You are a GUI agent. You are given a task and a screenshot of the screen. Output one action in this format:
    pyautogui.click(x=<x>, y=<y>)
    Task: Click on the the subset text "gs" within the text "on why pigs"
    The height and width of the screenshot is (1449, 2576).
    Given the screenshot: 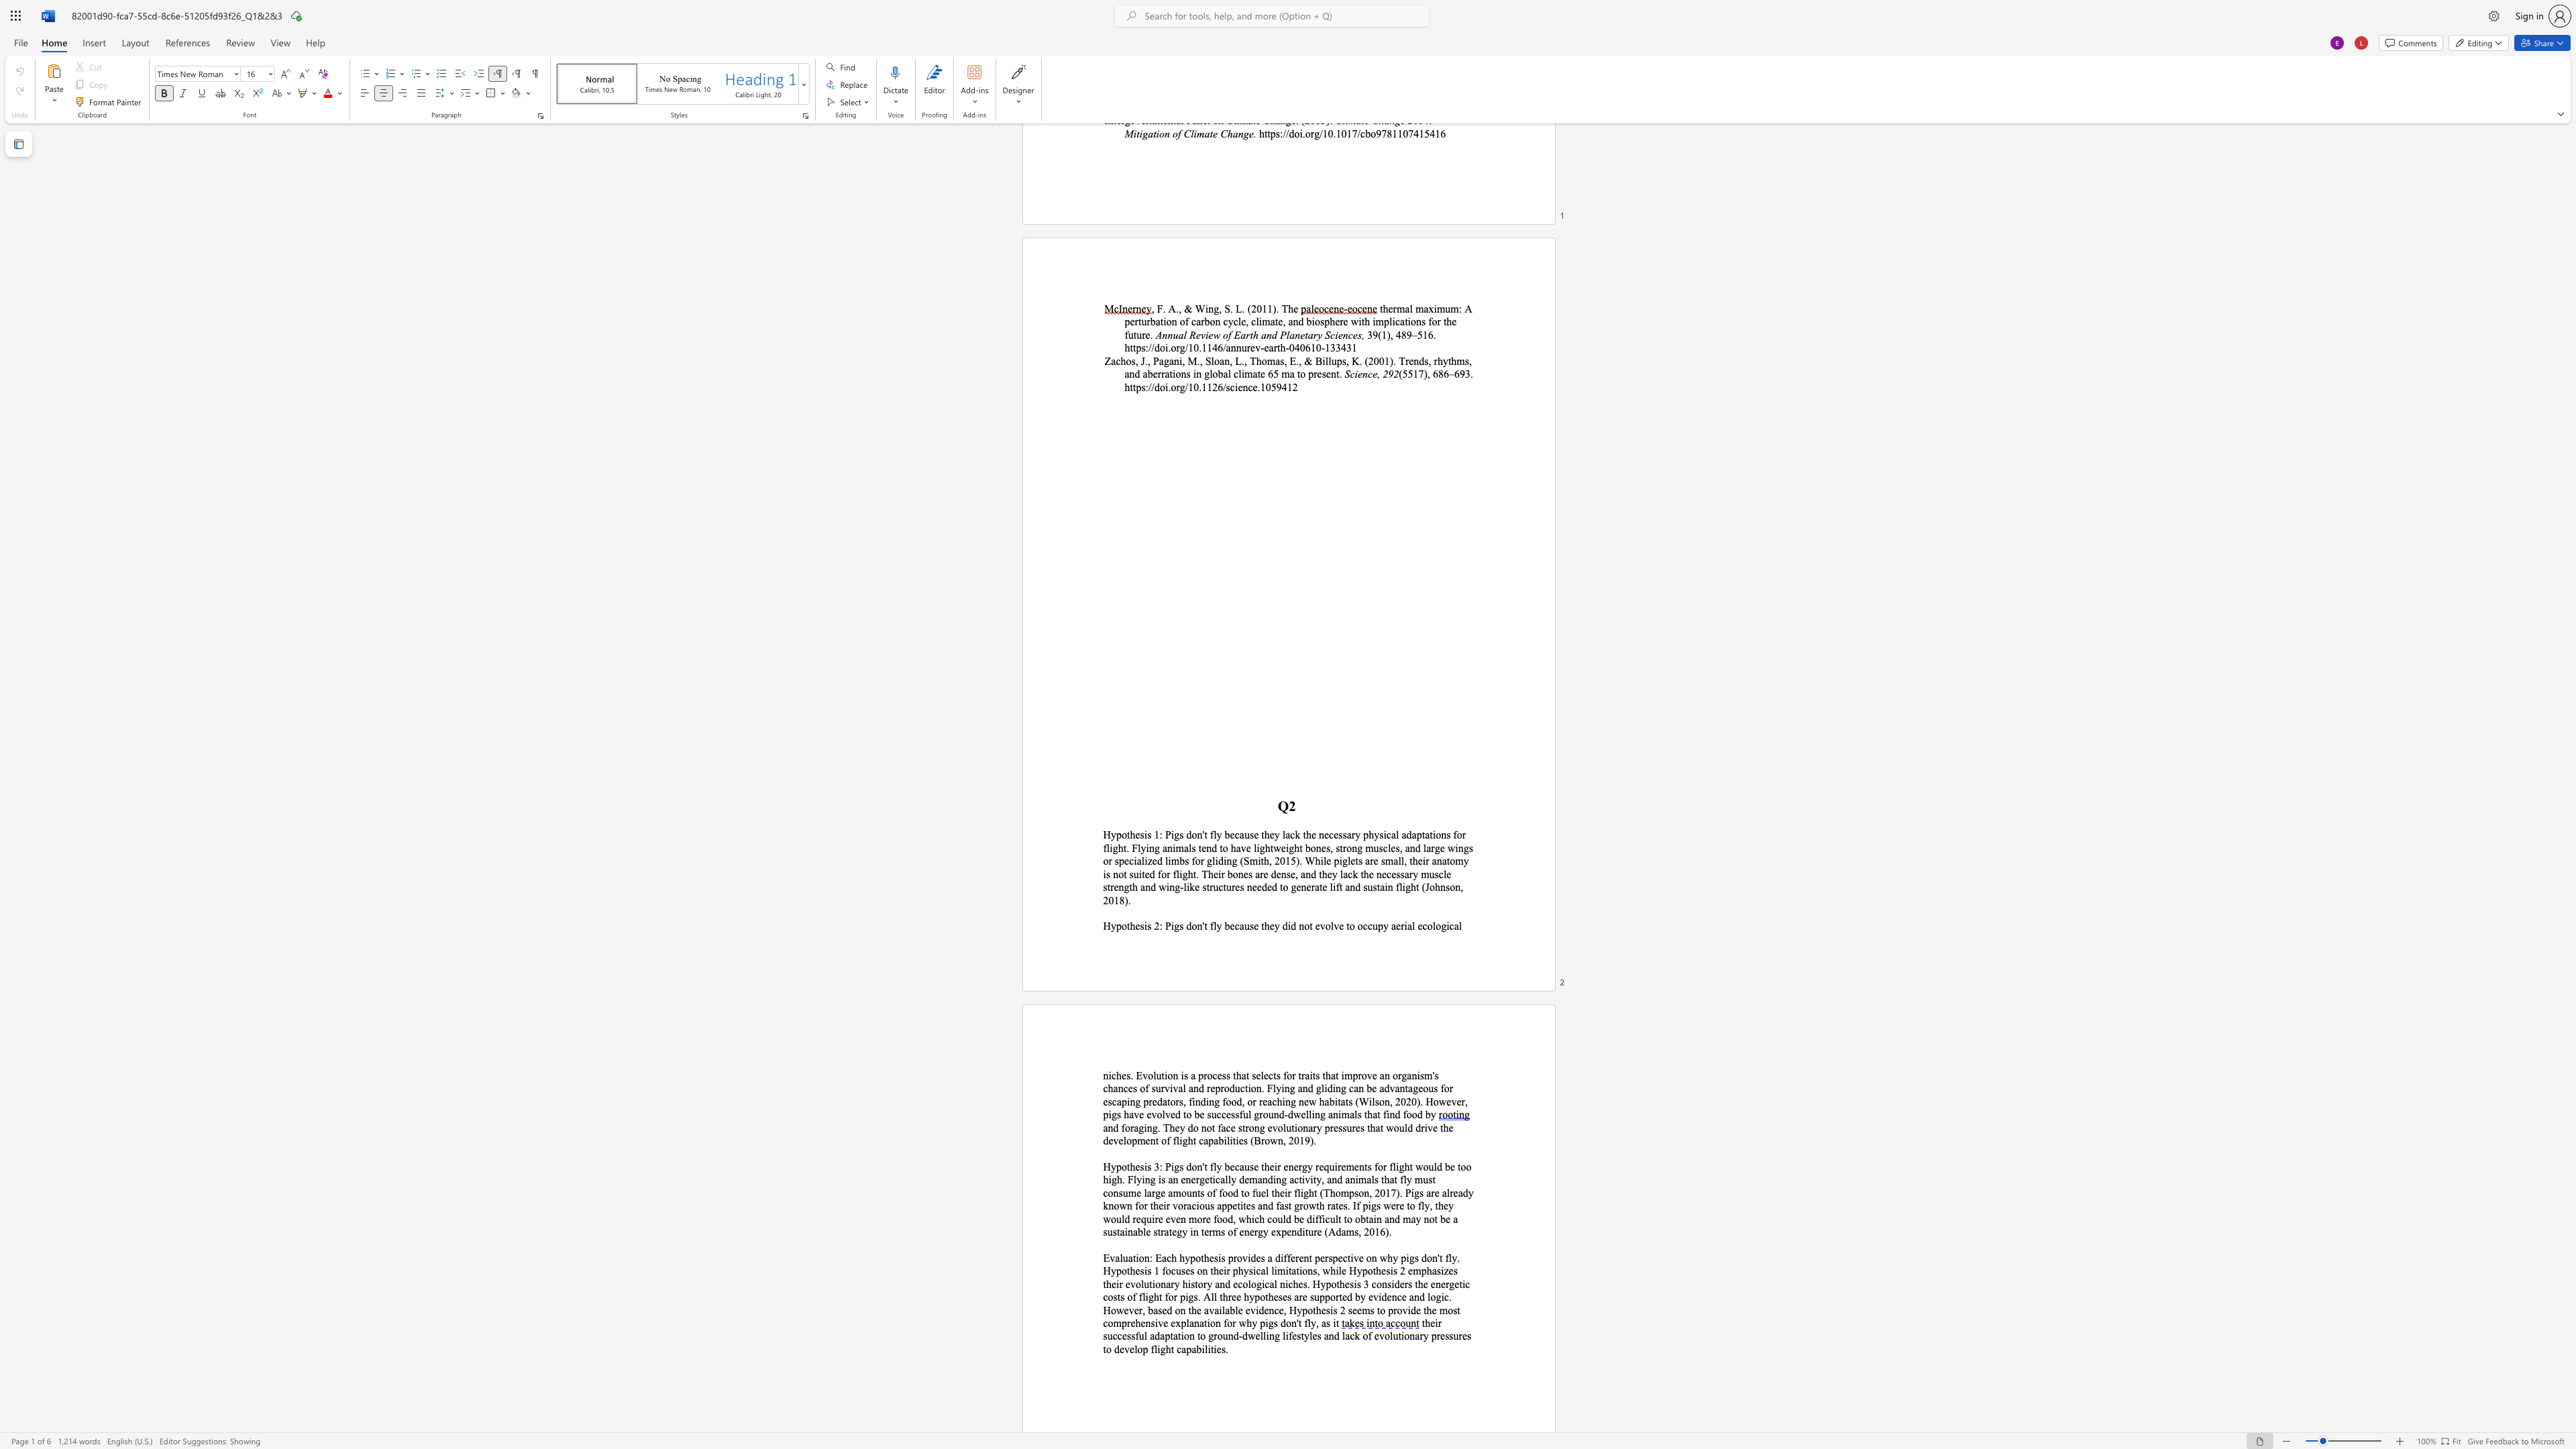 What is the action you would take?
    pyautogui.click(x=1408, y=1257)
    